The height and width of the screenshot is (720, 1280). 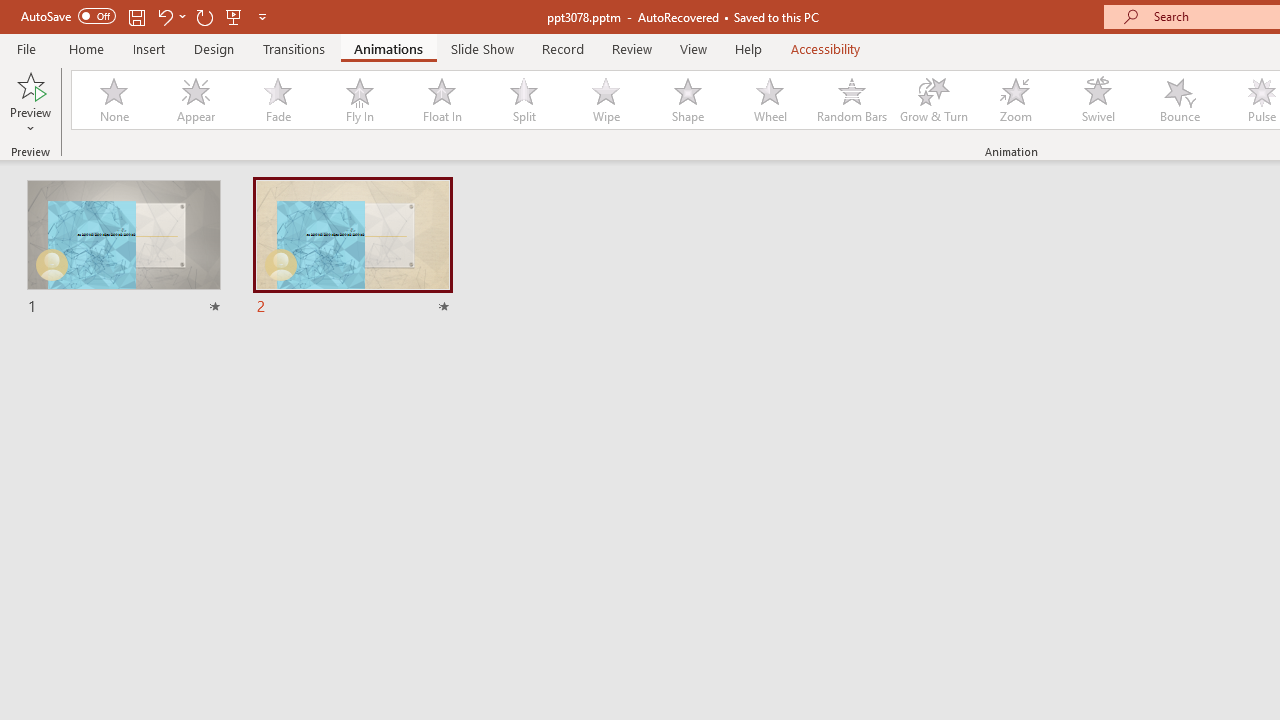 I want to click on 'Slide', so click(x=352, y=247).